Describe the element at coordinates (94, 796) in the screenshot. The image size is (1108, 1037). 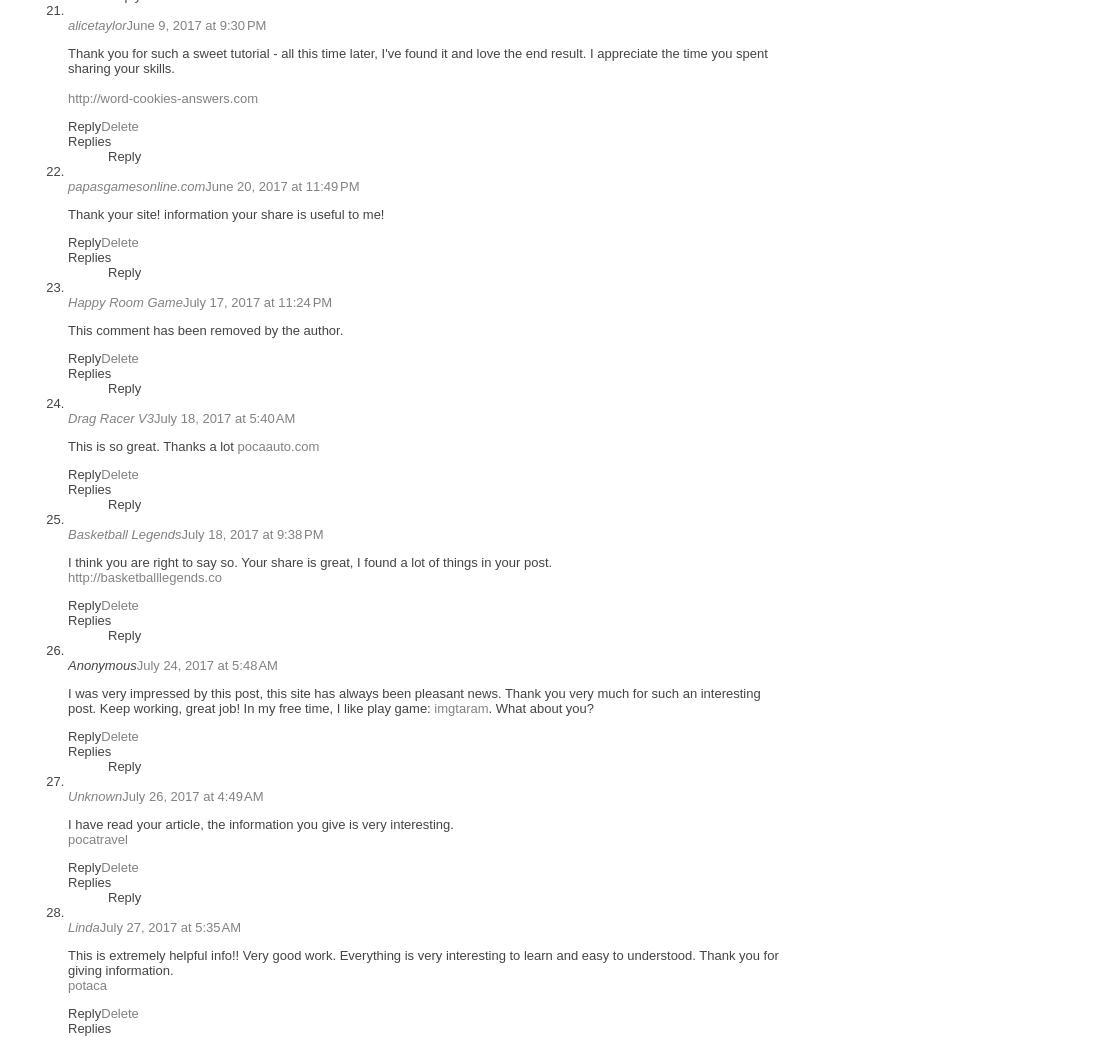
I see `'Unknown'` at that location.